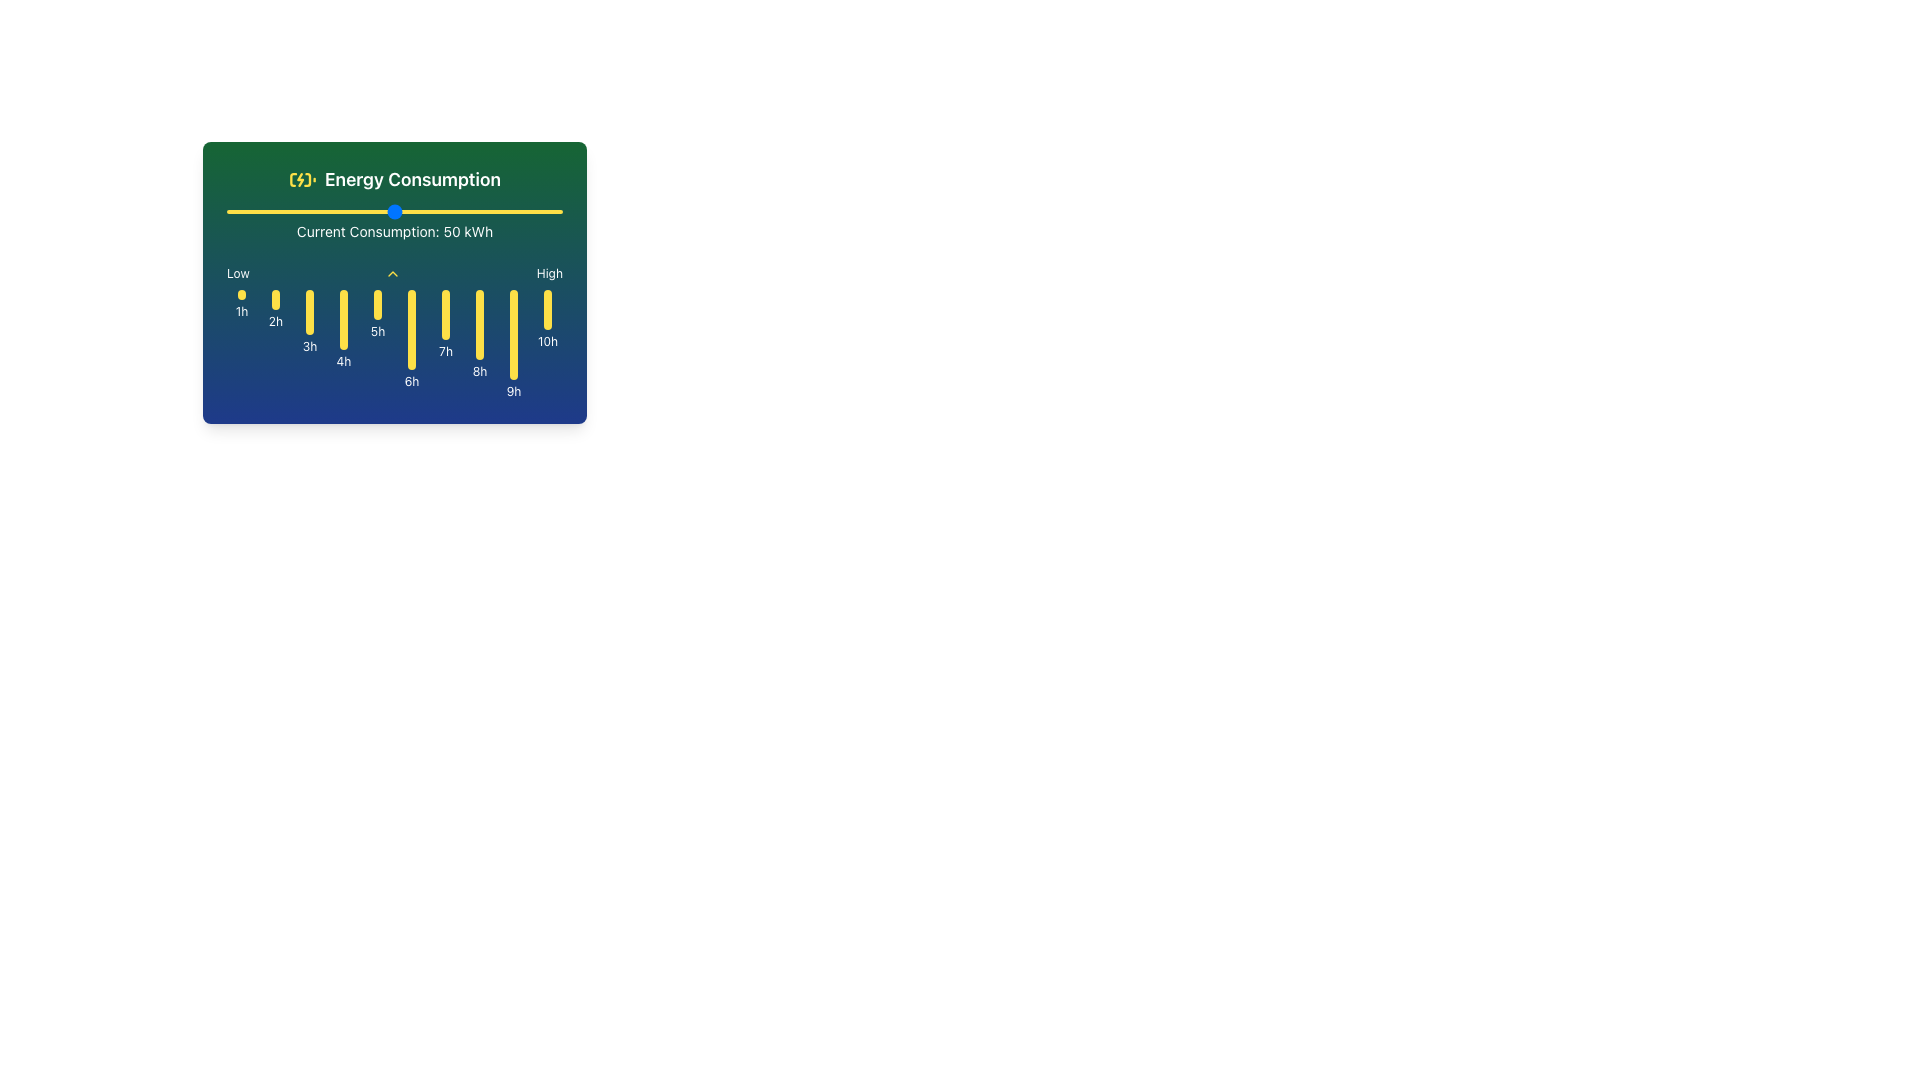 Image resolution: width=1920 pixels, height=1080 pixels. Describe the element at coordinates (378, 330) in the screenshot. I see `text label that indicates the 5th hour data point in the graph, which is positioned beneath the corresponding yellow bar for that hour` at that location.